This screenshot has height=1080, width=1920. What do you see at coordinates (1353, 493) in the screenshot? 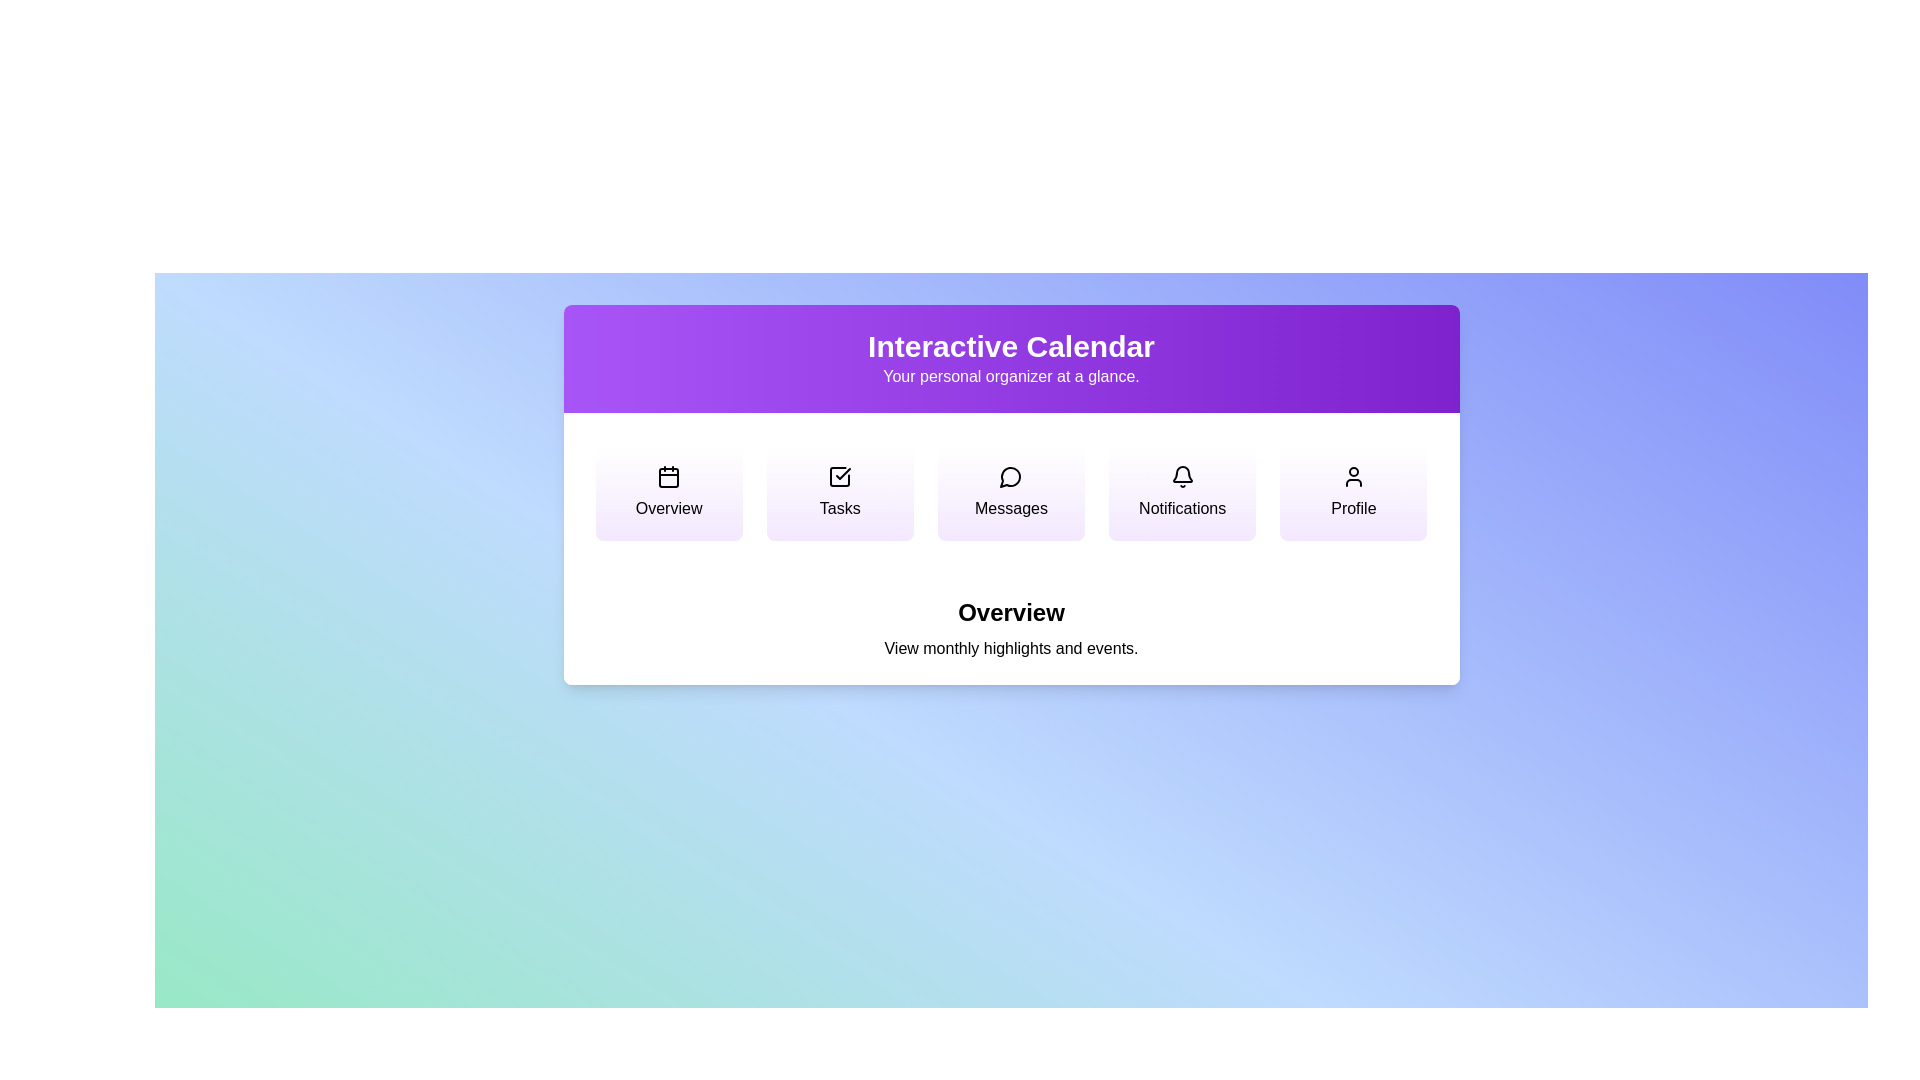
I see `the menu option corresponding to Profile to switch views` at bounding box center [1353, 493].